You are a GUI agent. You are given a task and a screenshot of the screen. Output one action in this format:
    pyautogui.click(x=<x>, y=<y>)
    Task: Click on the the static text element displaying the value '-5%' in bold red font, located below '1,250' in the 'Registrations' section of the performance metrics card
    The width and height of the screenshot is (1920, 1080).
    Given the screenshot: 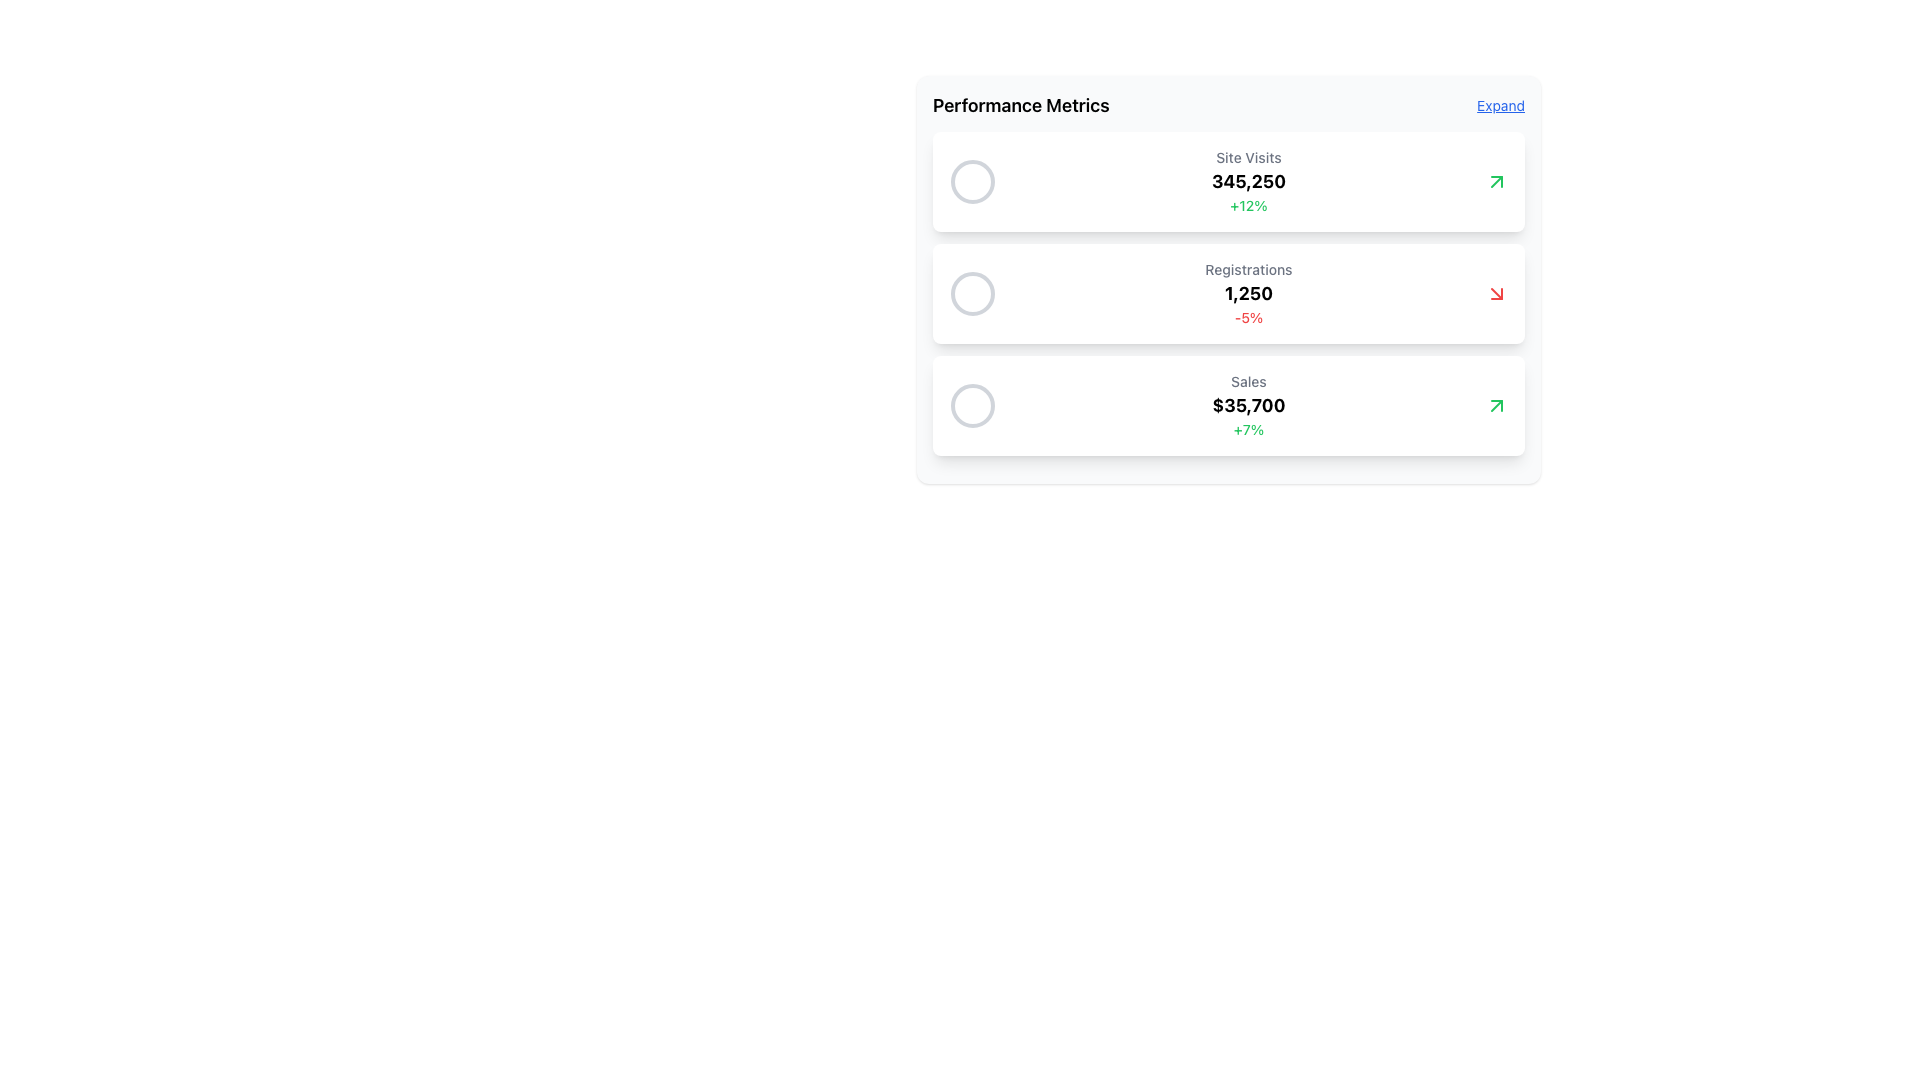 What is the action you would take?
    pyautogui.click(x=1247, y=316)
    